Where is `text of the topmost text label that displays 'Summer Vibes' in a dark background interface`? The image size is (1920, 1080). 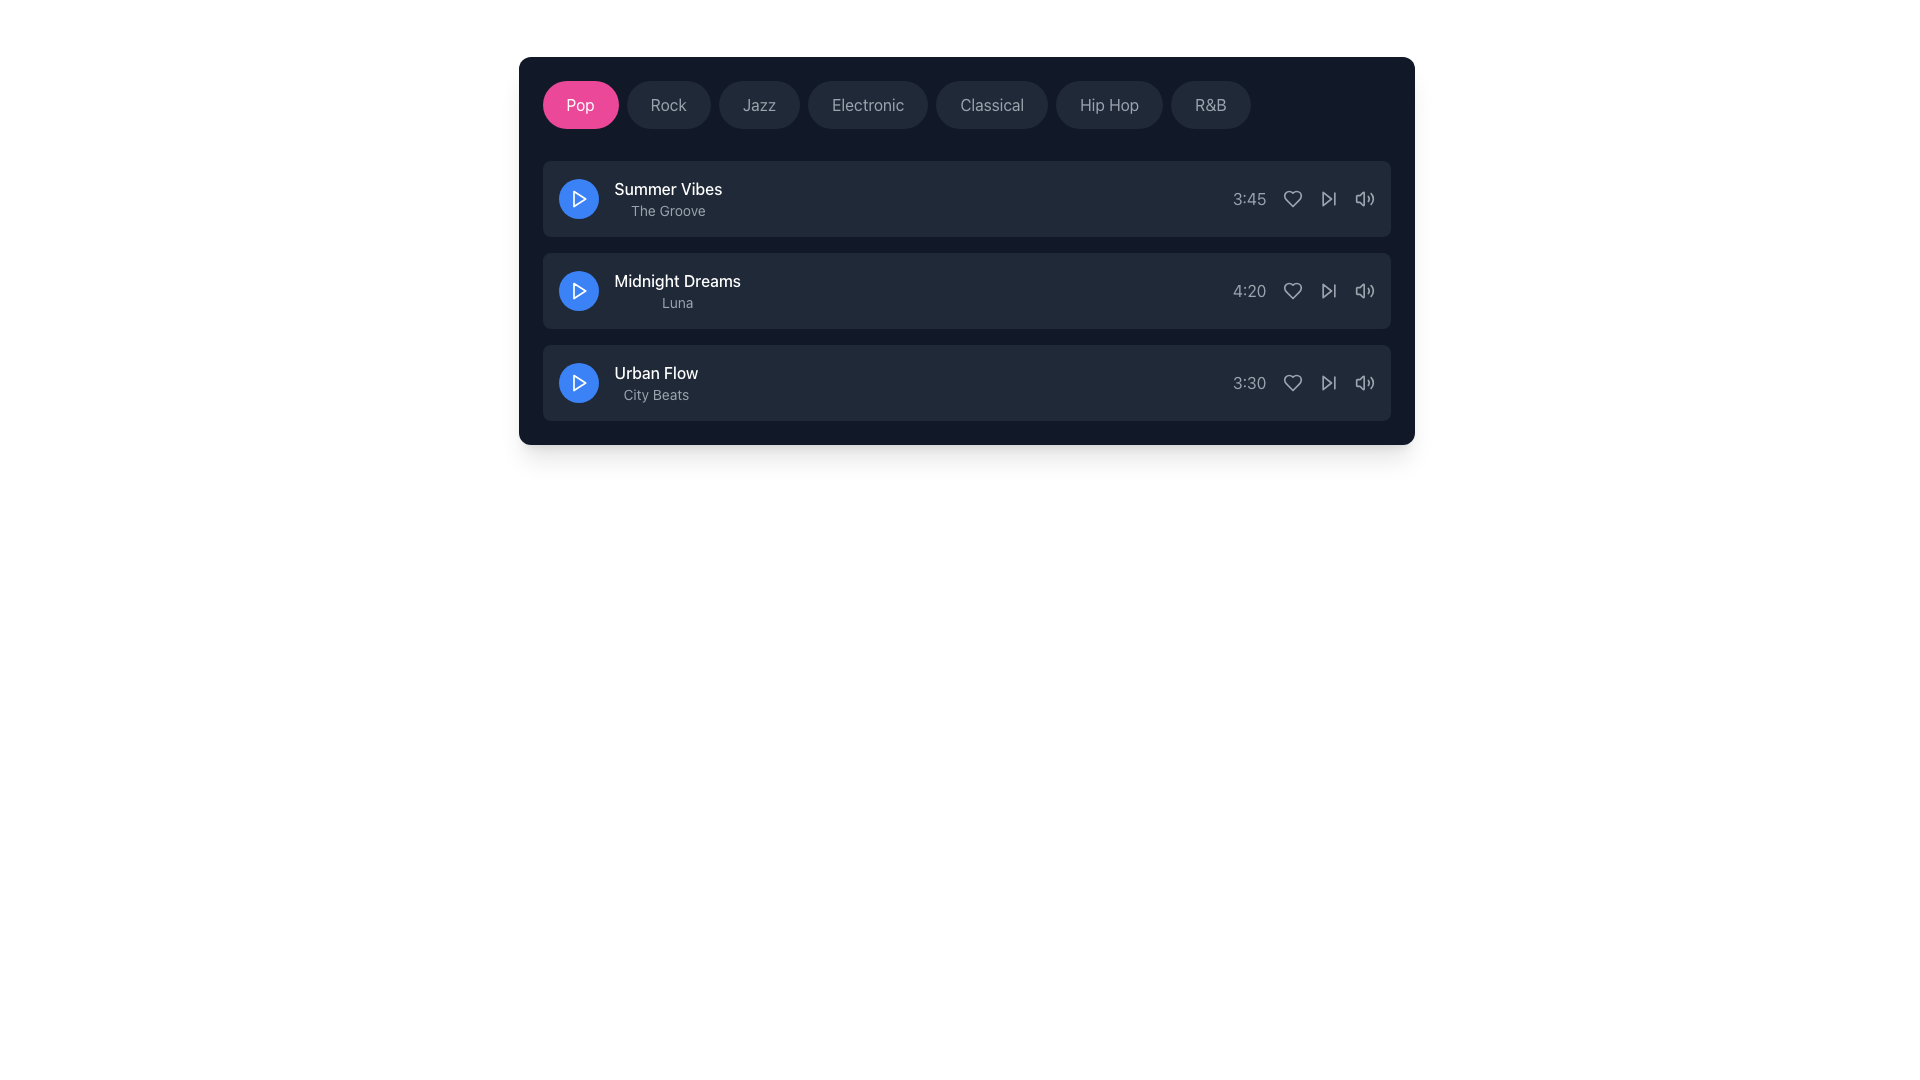 text of the topmost text label that displays 'Summer Vibes' in a dark background interface is located at coordinates (668, 189).